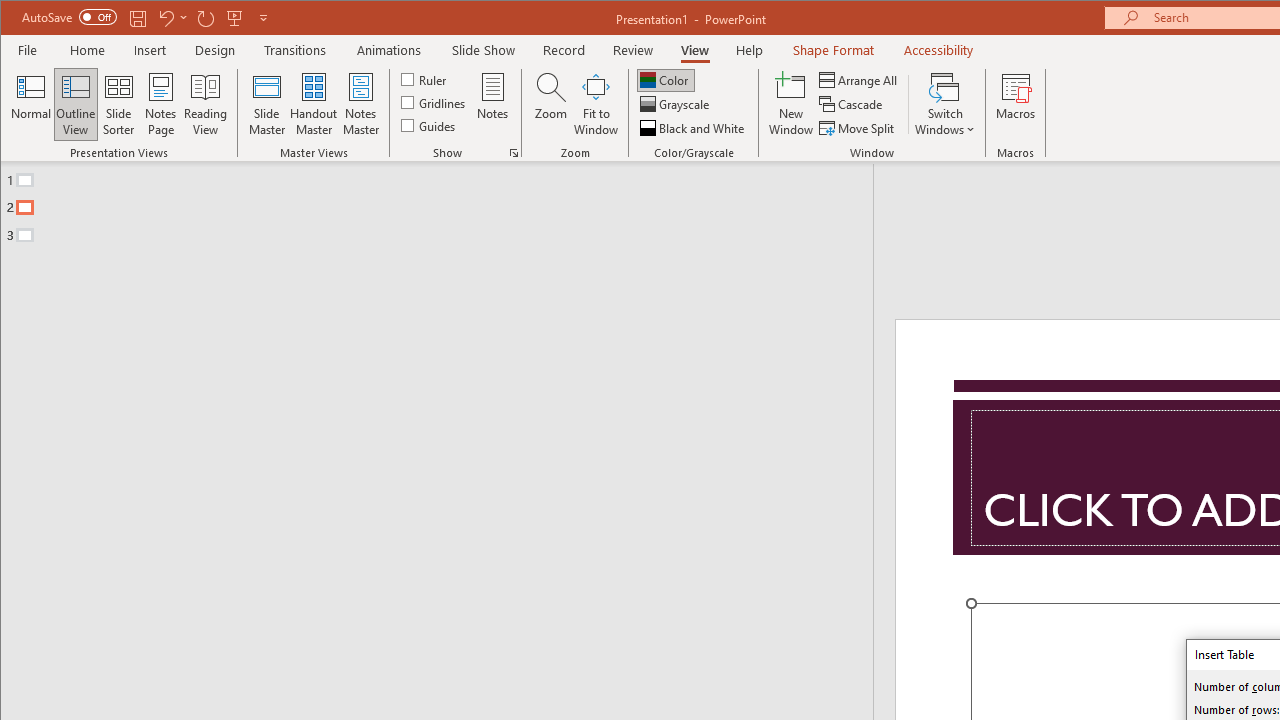 The image size is (1280, 720). What do you see at coordinates (160, 104) in the screenshot?
I see `'Notes Page'` at bounding box center [160, 104].